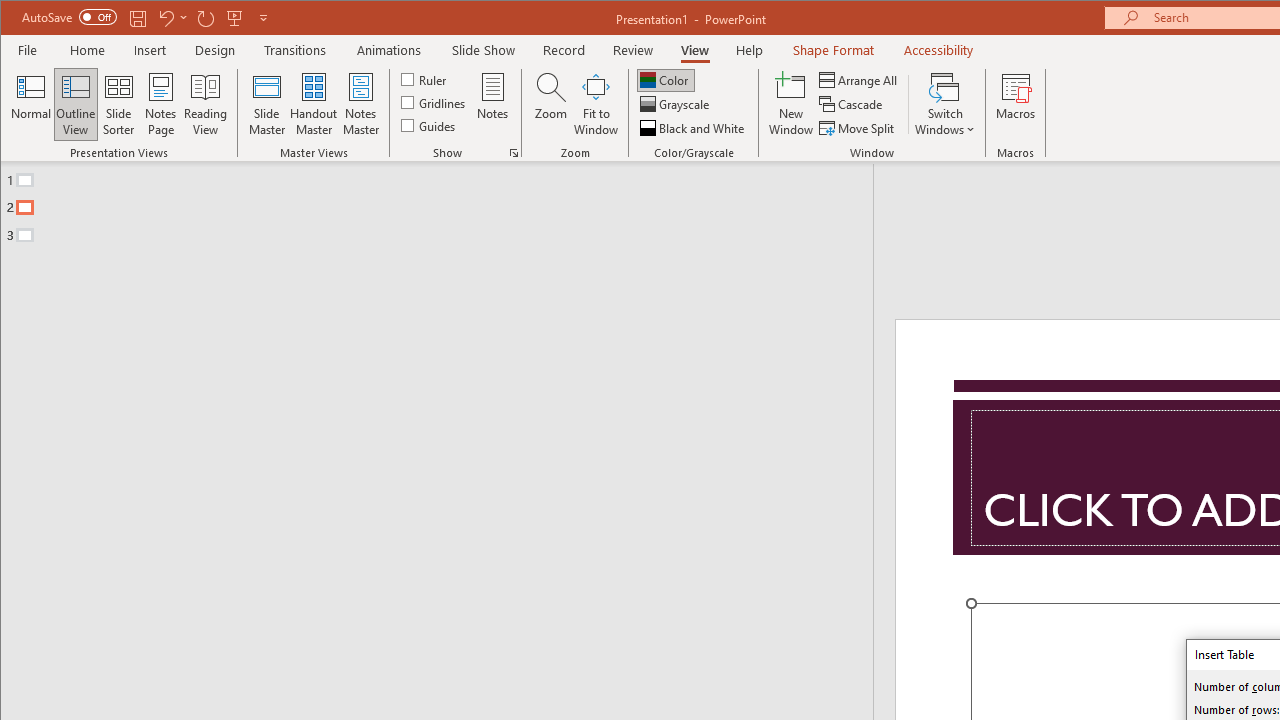 The image size is (1280, 720). What do you see at coordinates (160, 104) in the screenshot?
I see `'Notes Page'` at bounding box center [160, 104].